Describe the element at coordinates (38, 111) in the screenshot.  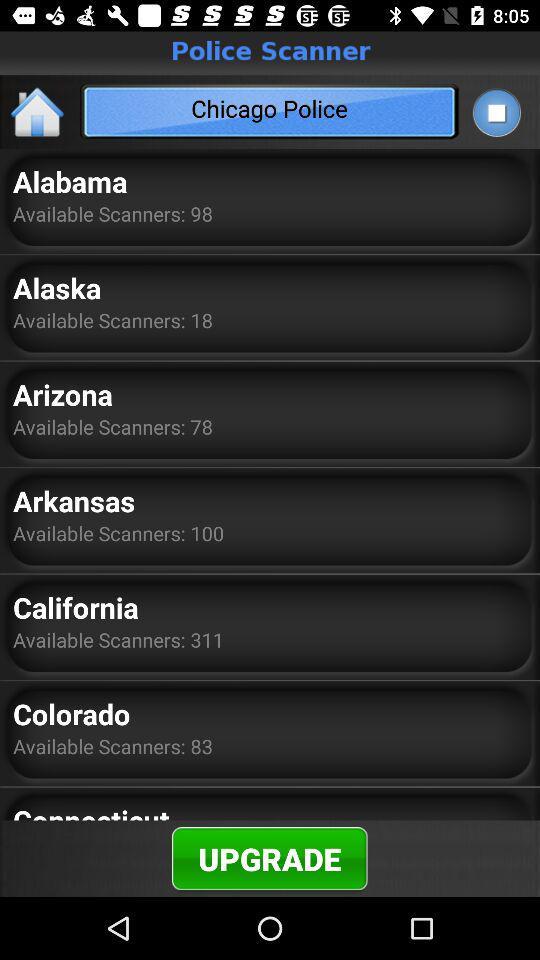
I see `the item to the left of the chicago police` at that location.